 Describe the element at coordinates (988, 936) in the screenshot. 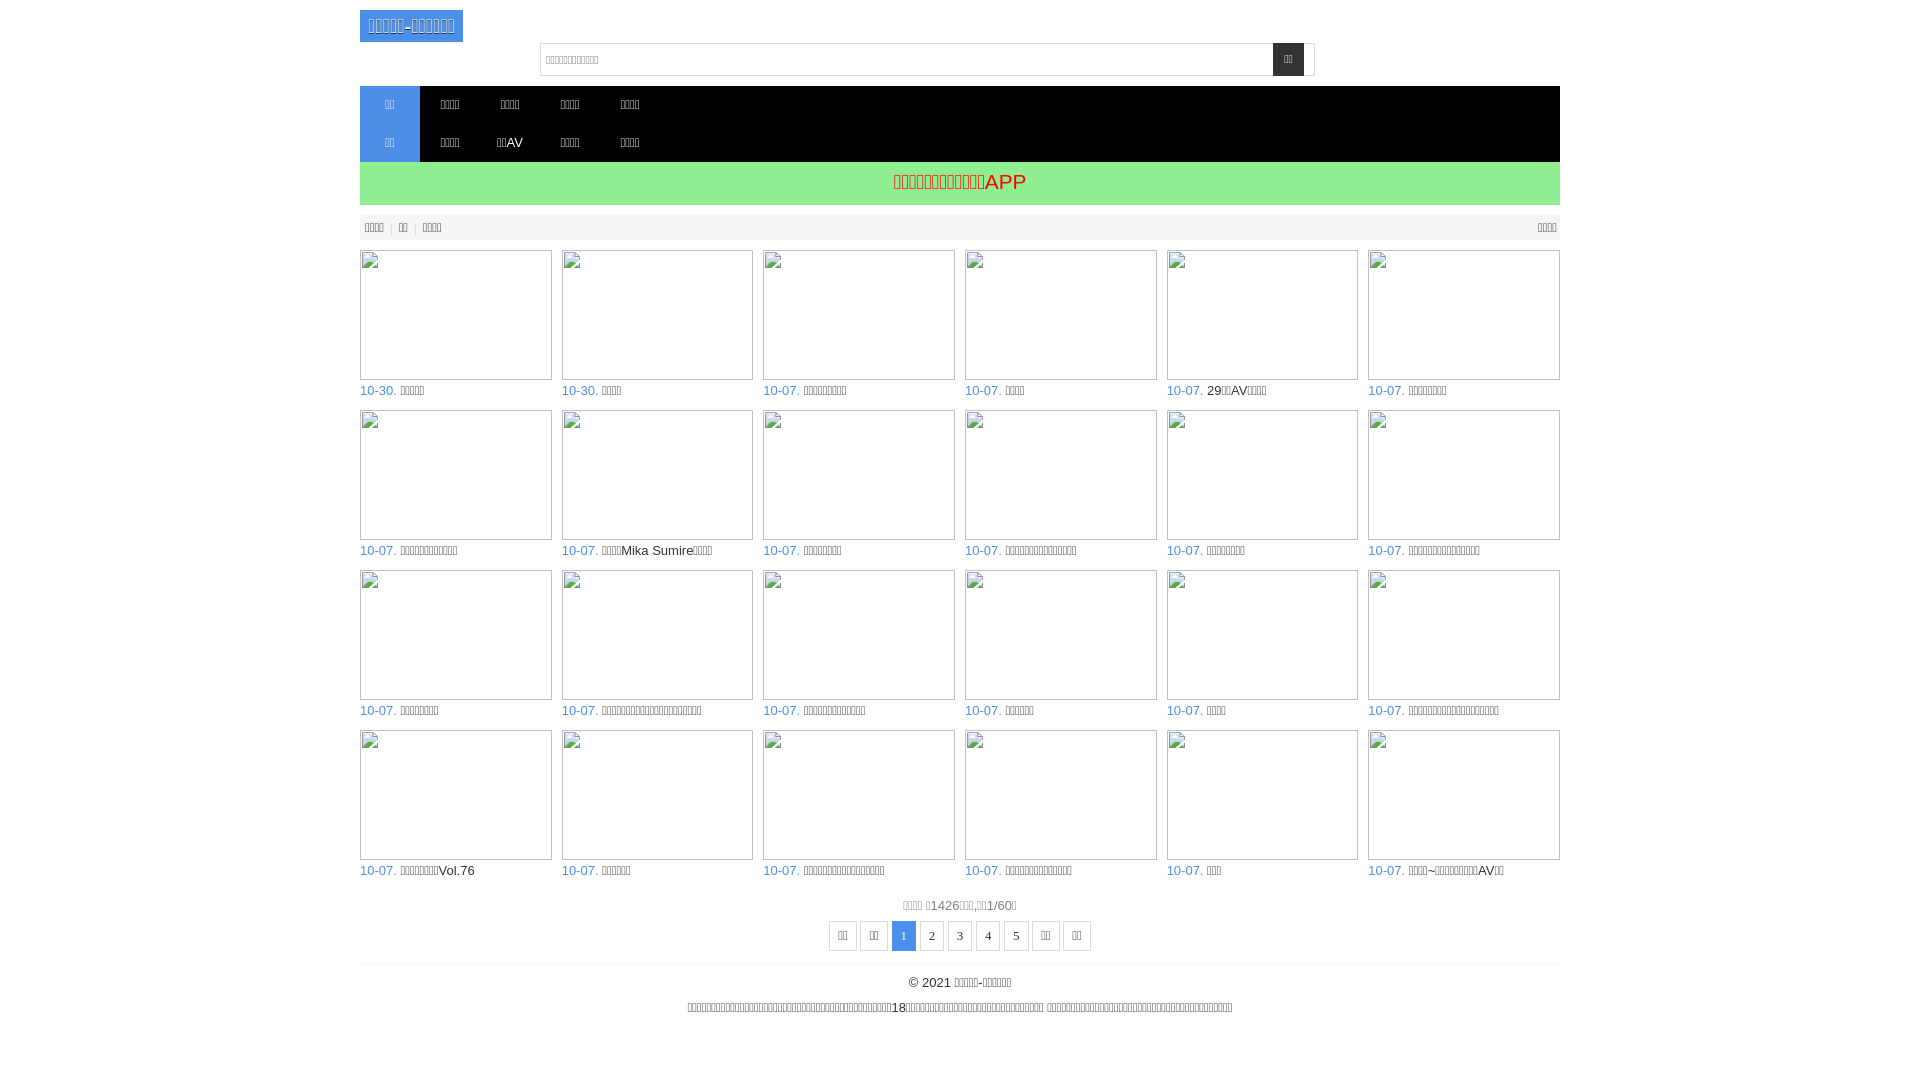

I see `'4'` at that location.